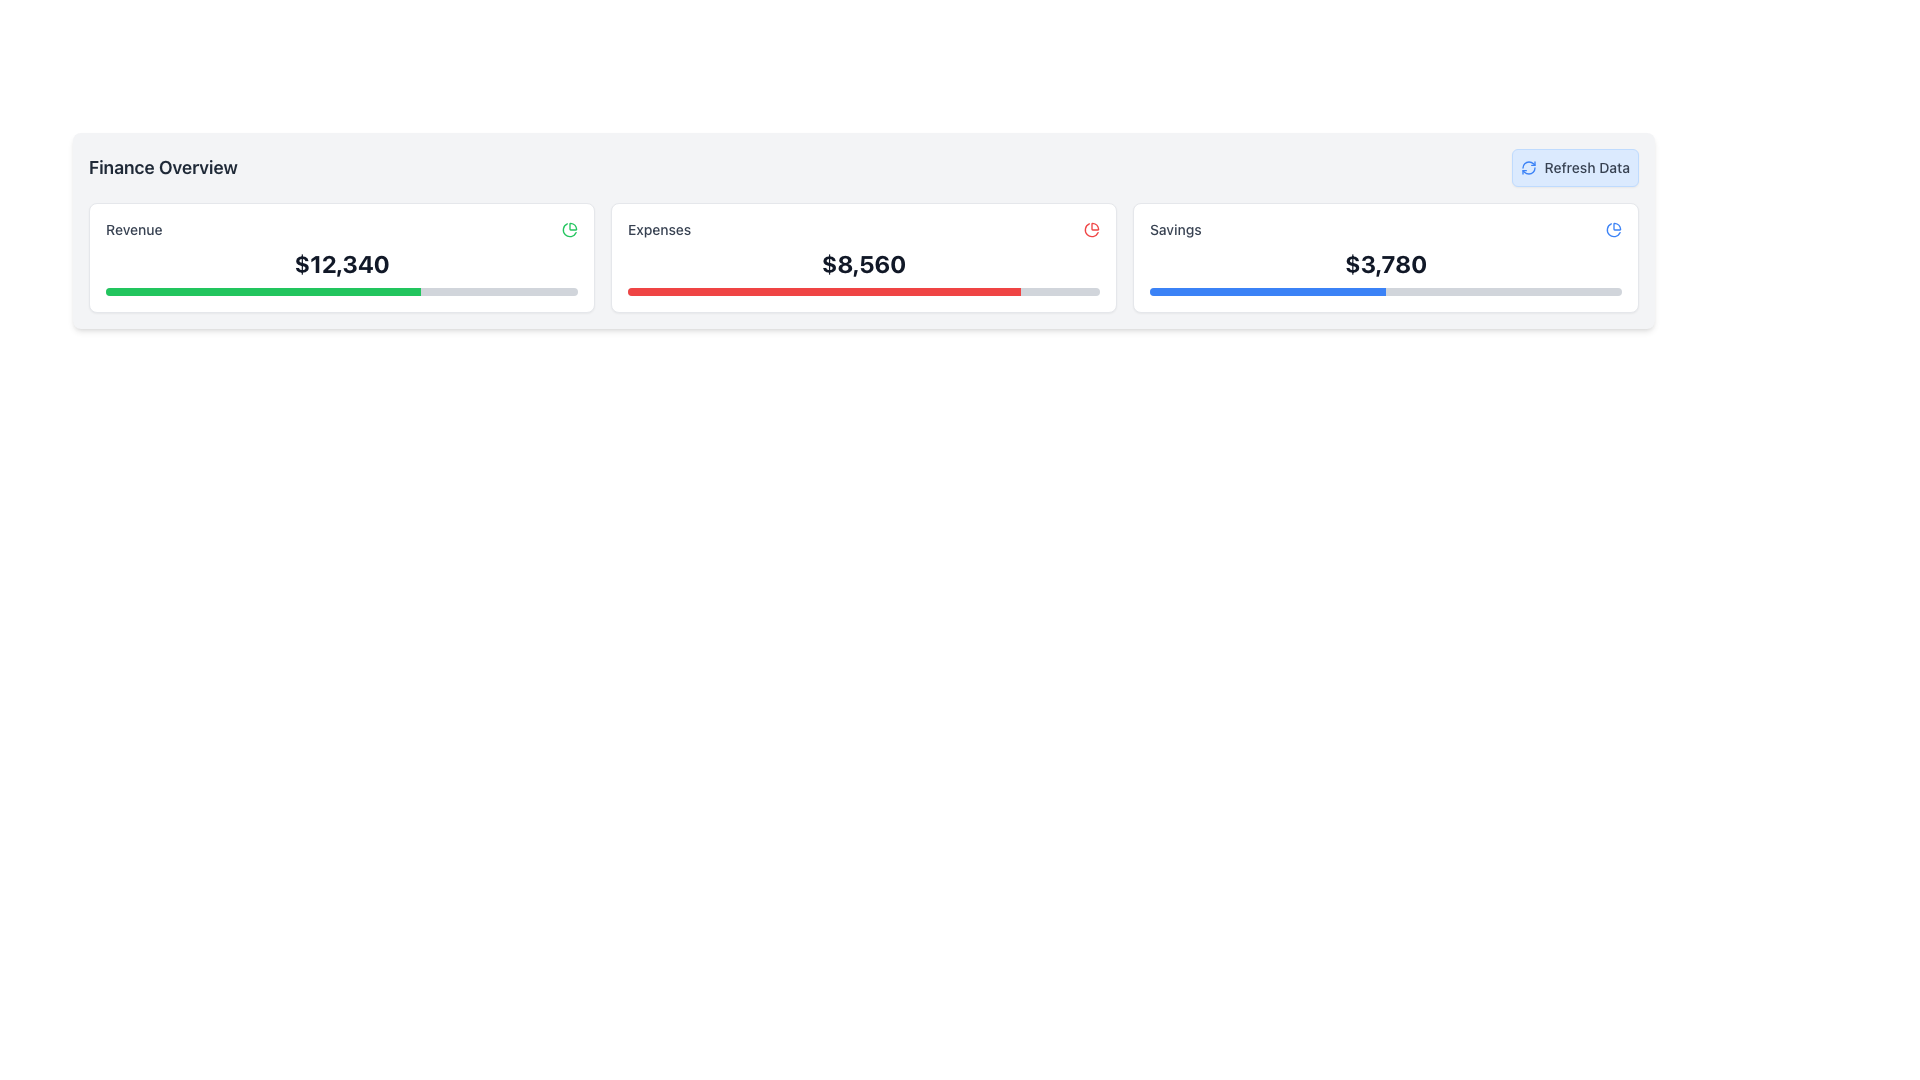  Describe the element at coordinates (133, 229) in the screenshot. I see `the static text label displaying 'Revenue', which is styled with a smaller font size, medium-weight font, and gray color, located in the left section of the interface under the 'Finance Overview' header` at that location.